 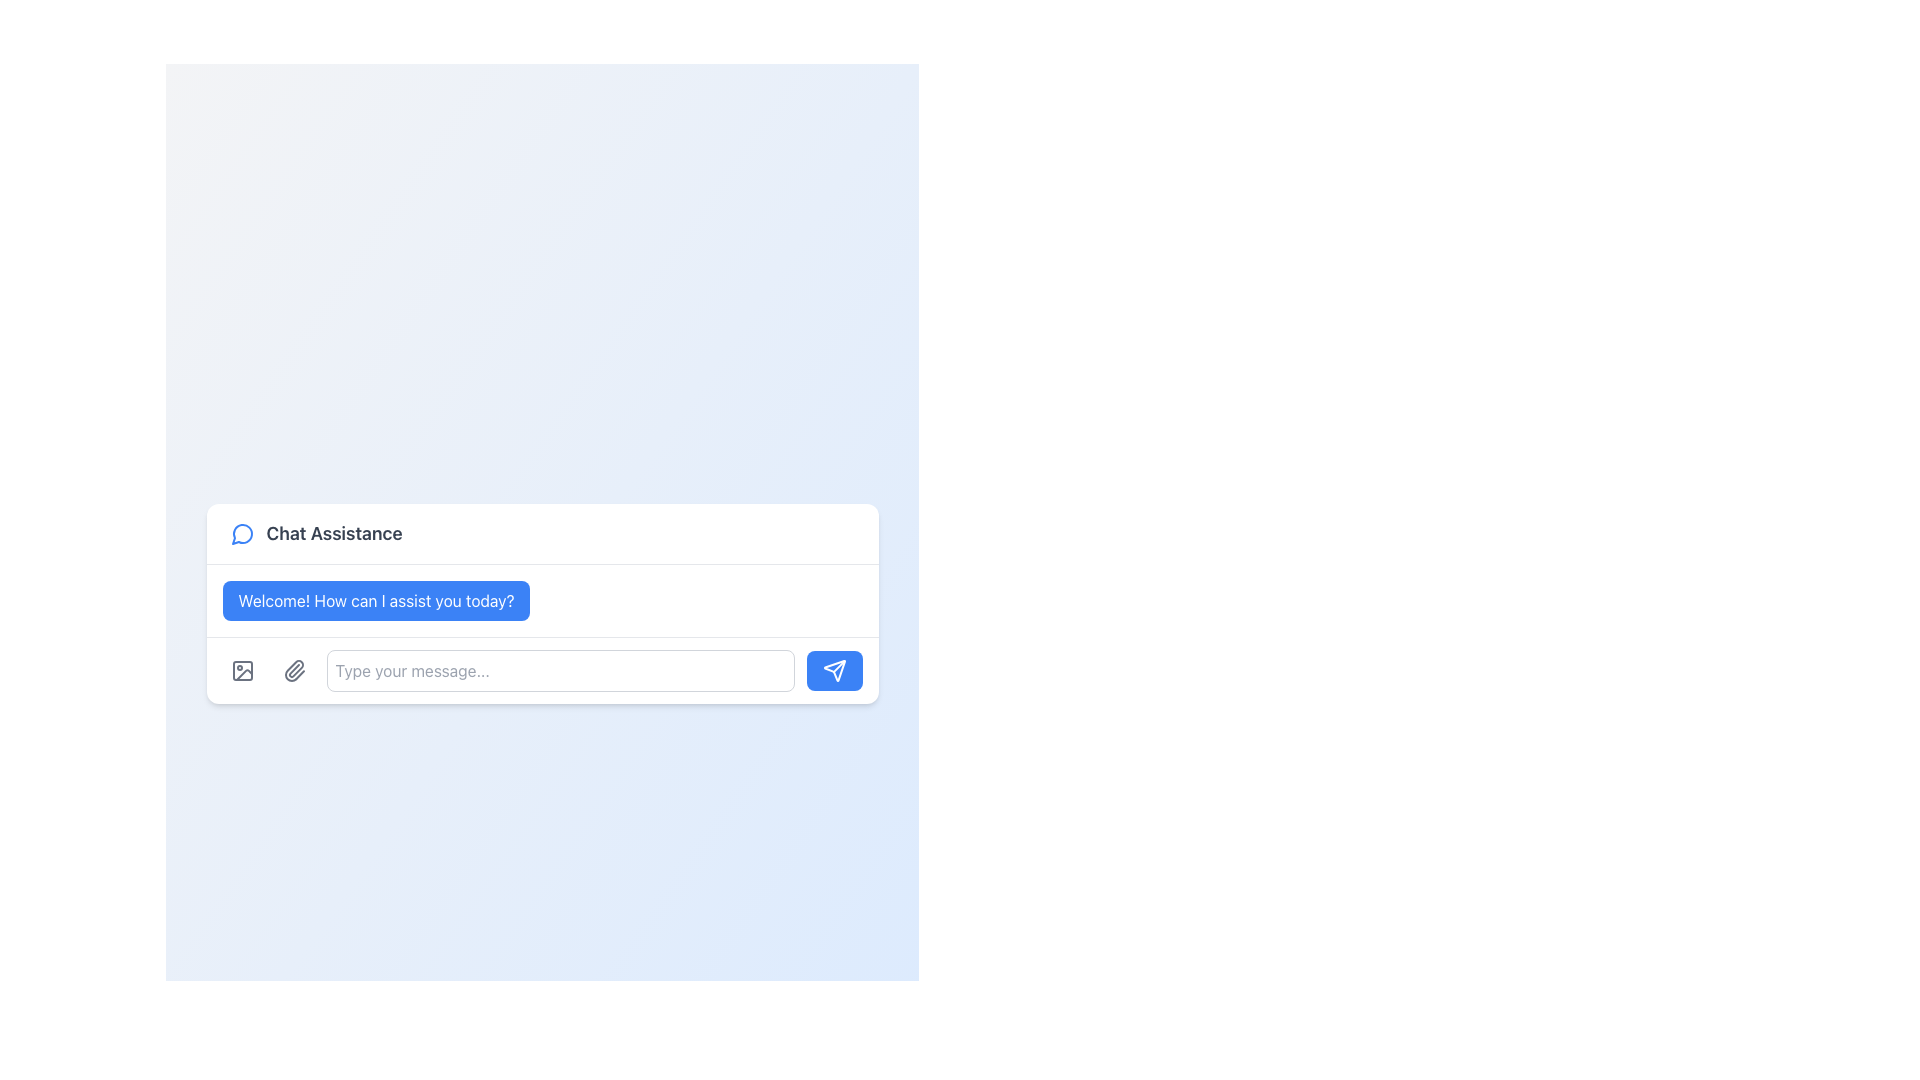 What do you see at coordinates (834, 671) in the screenshot?
I see `the send button located at the far-right end of the chat input section to send the message typed in the adjacent input field` at bounding box center [834, 671].